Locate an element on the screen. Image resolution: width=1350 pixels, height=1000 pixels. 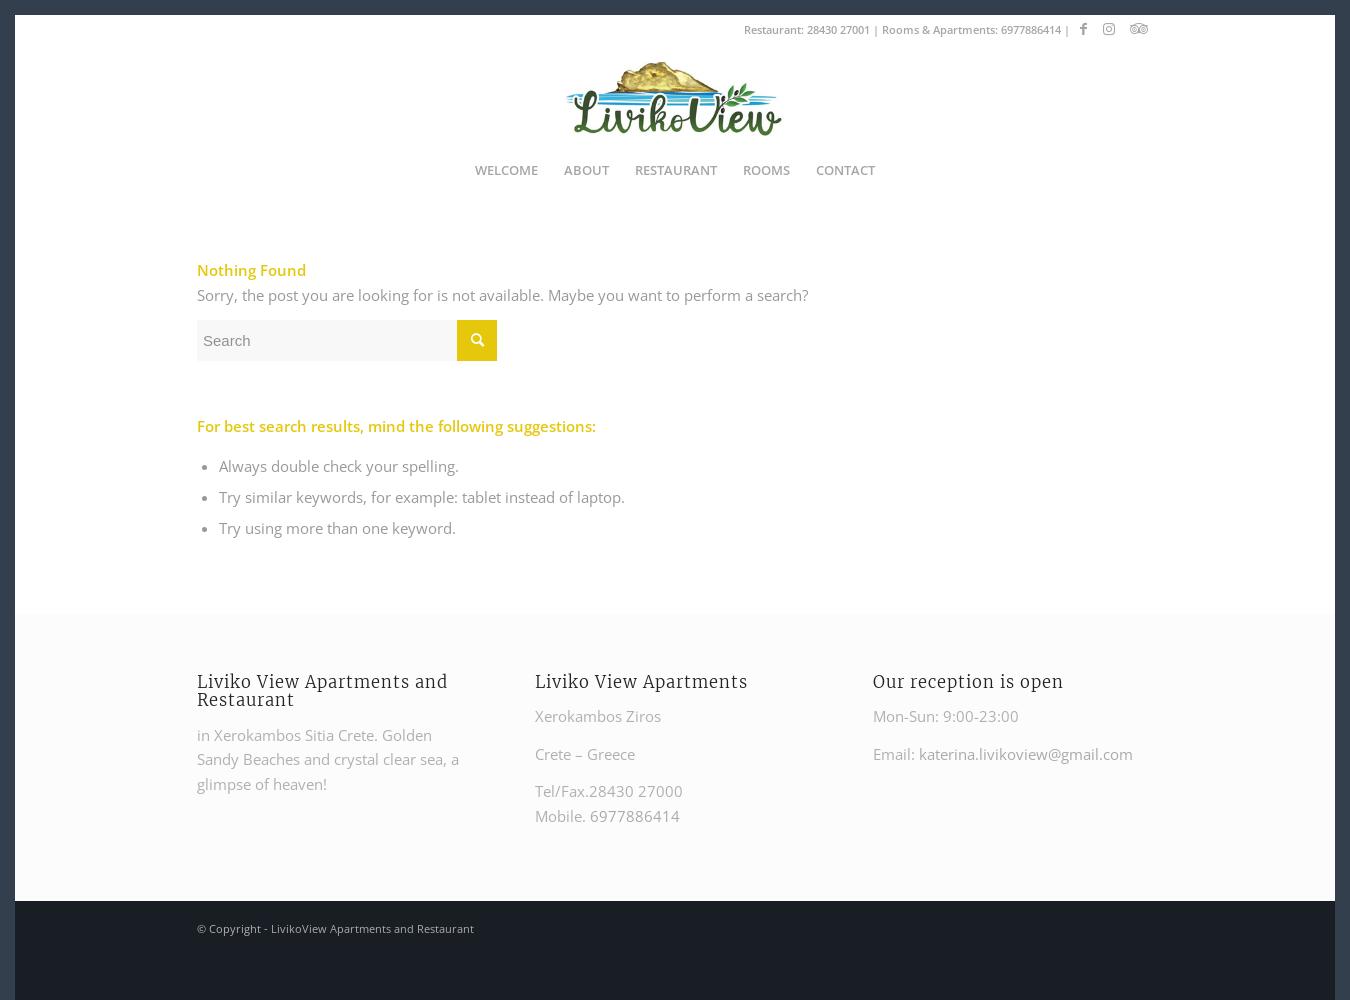
'Restaurant:' is located at coordinates (742, 29).